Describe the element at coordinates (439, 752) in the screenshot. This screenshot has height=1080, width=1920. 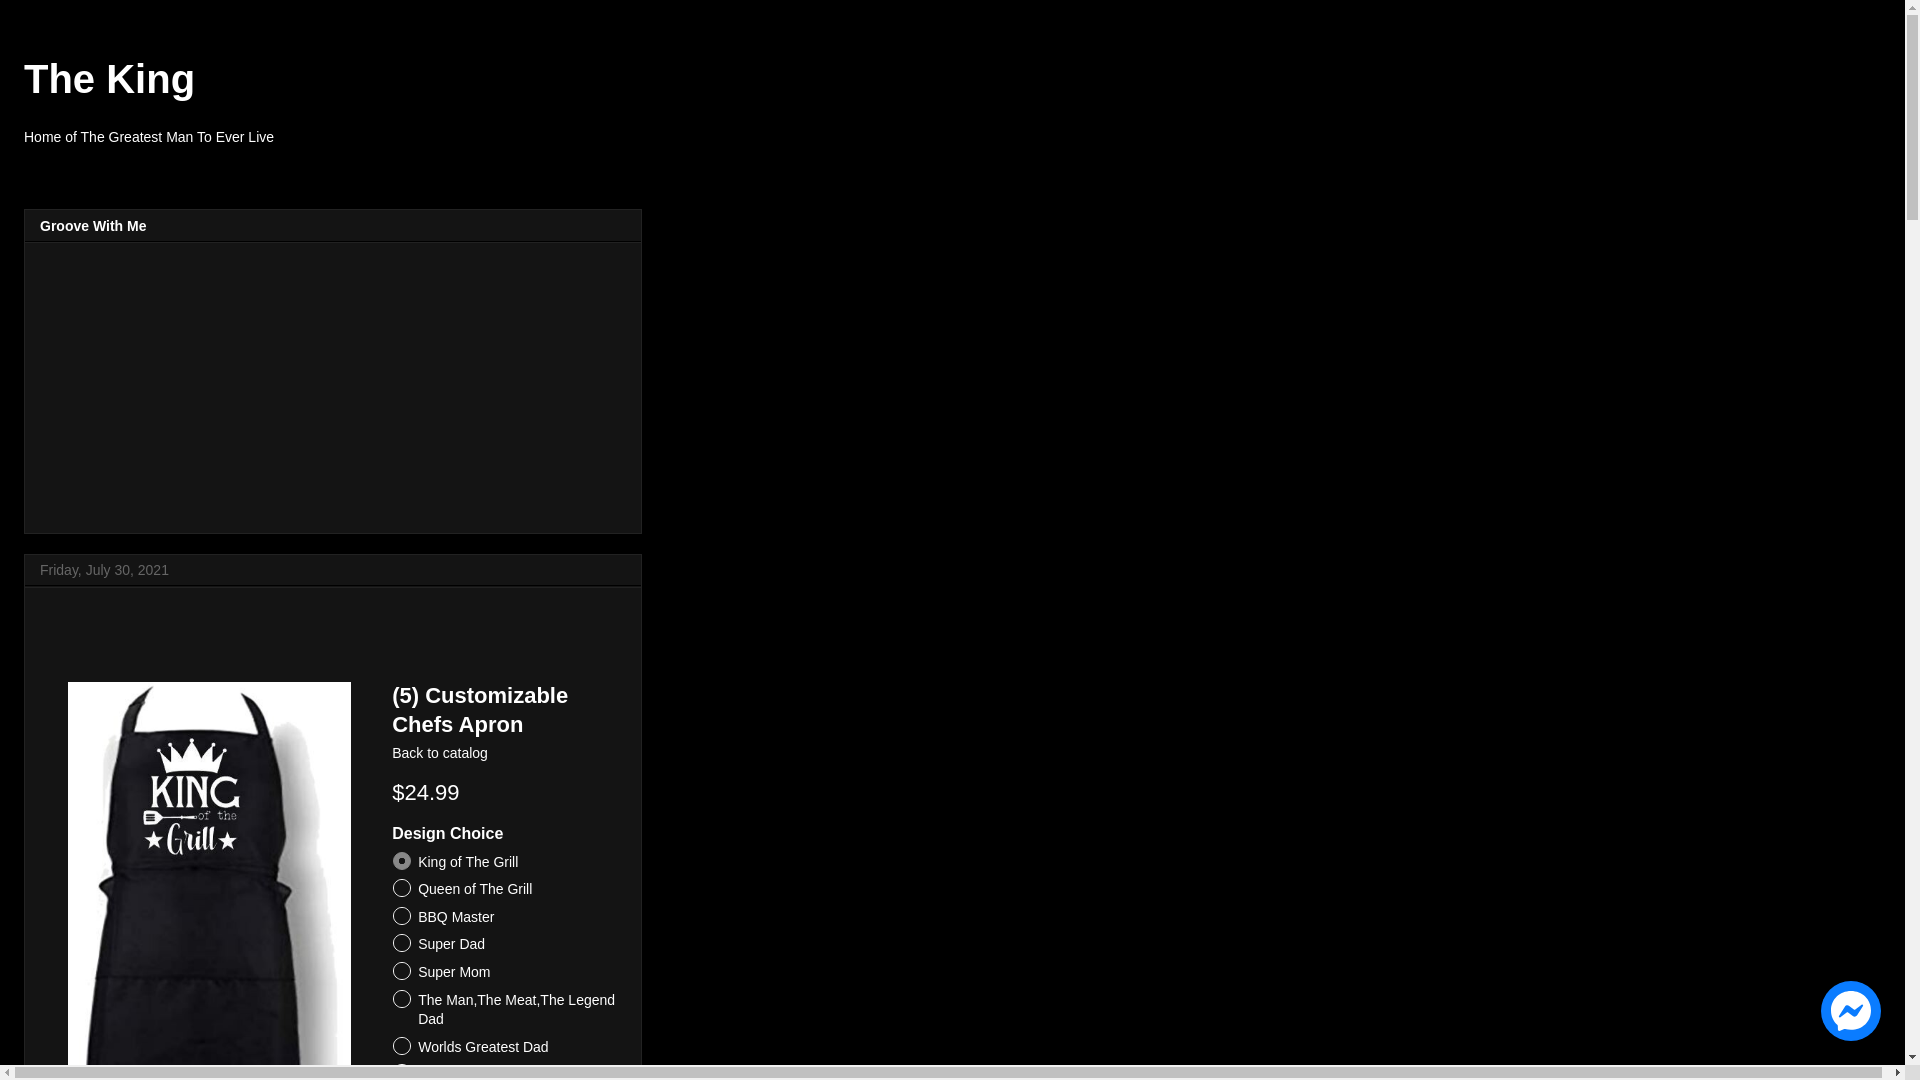
I see `'Back to catalog'` at that location.